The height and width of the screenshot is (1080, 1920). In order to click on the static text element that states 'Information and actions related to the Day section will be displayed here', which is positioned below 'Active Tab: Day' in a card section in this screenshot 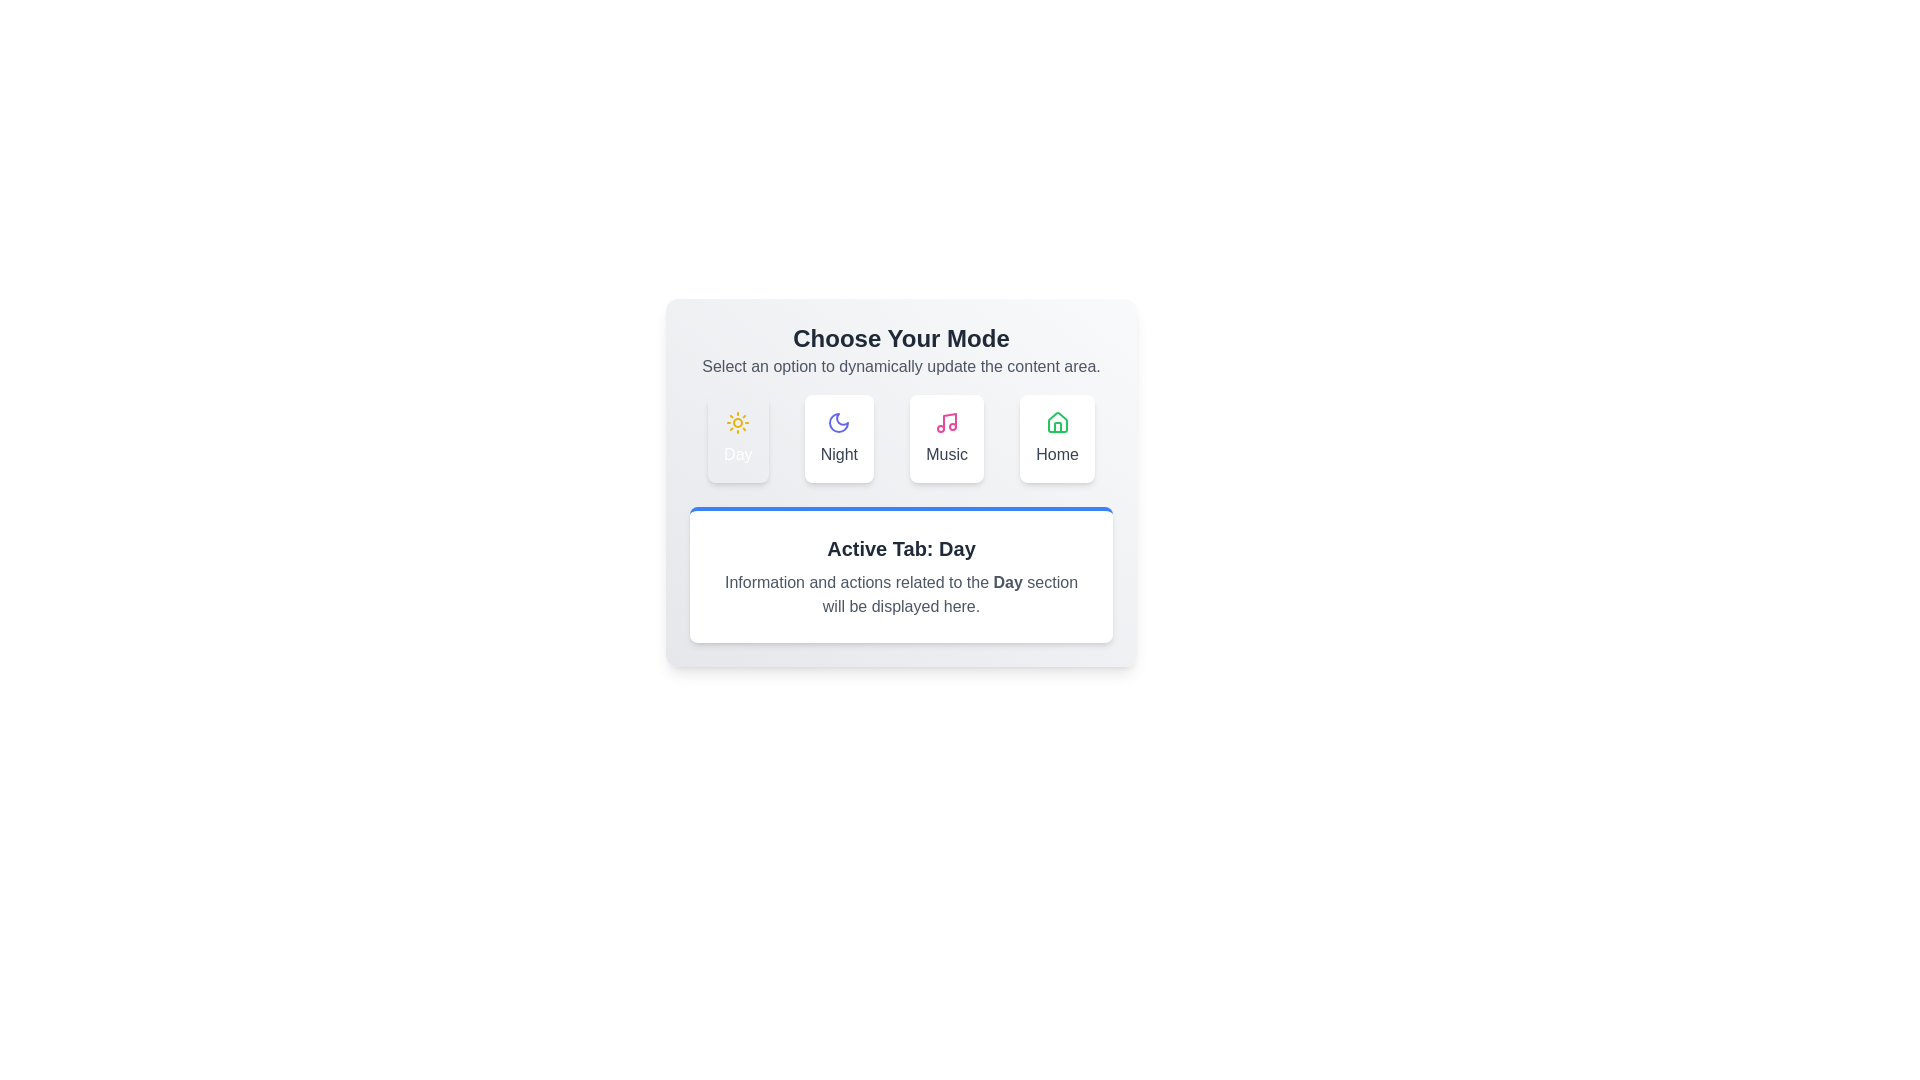, I will do `click(900, 593)`.